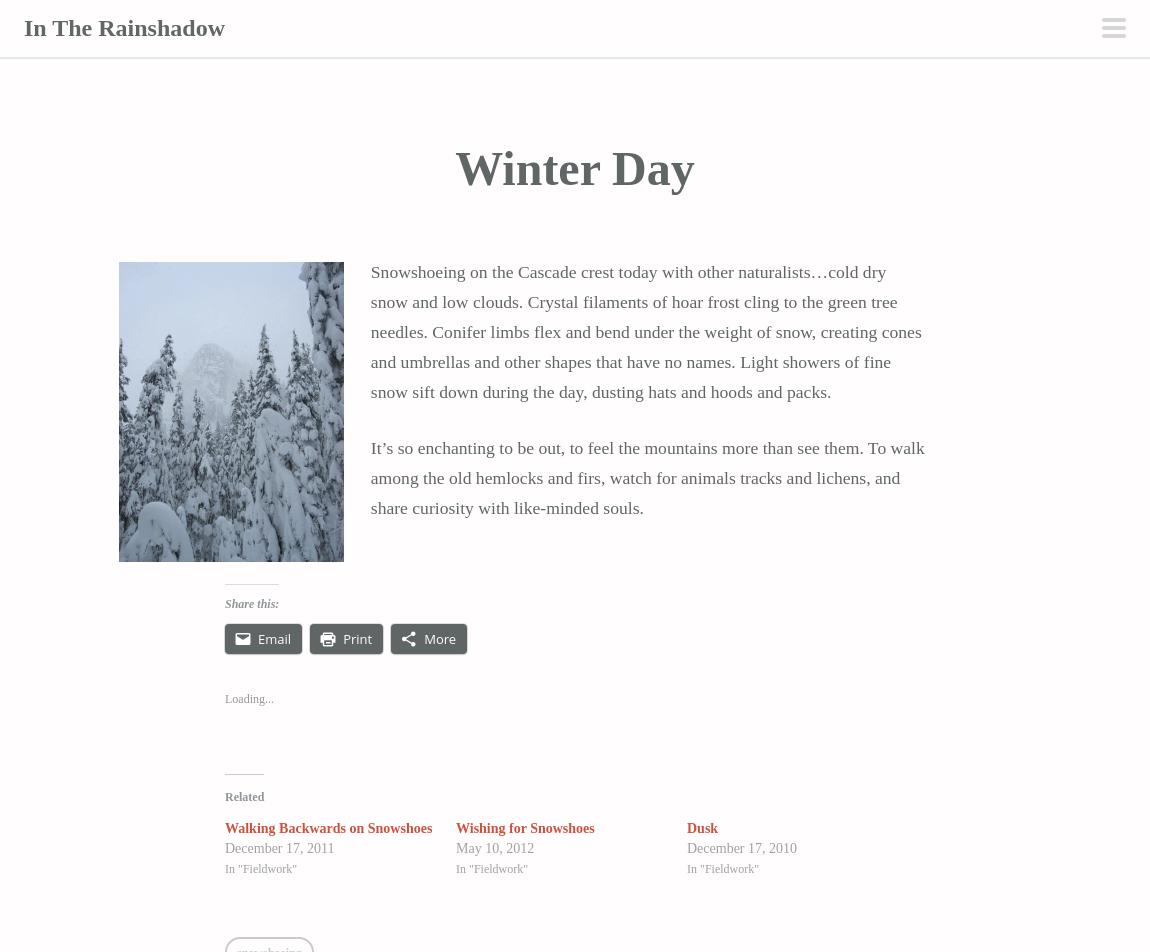 The image size is (1150, 952). Describe the element at coordinates (243, 795) in the screenshot. I see `'Related'` at that location.